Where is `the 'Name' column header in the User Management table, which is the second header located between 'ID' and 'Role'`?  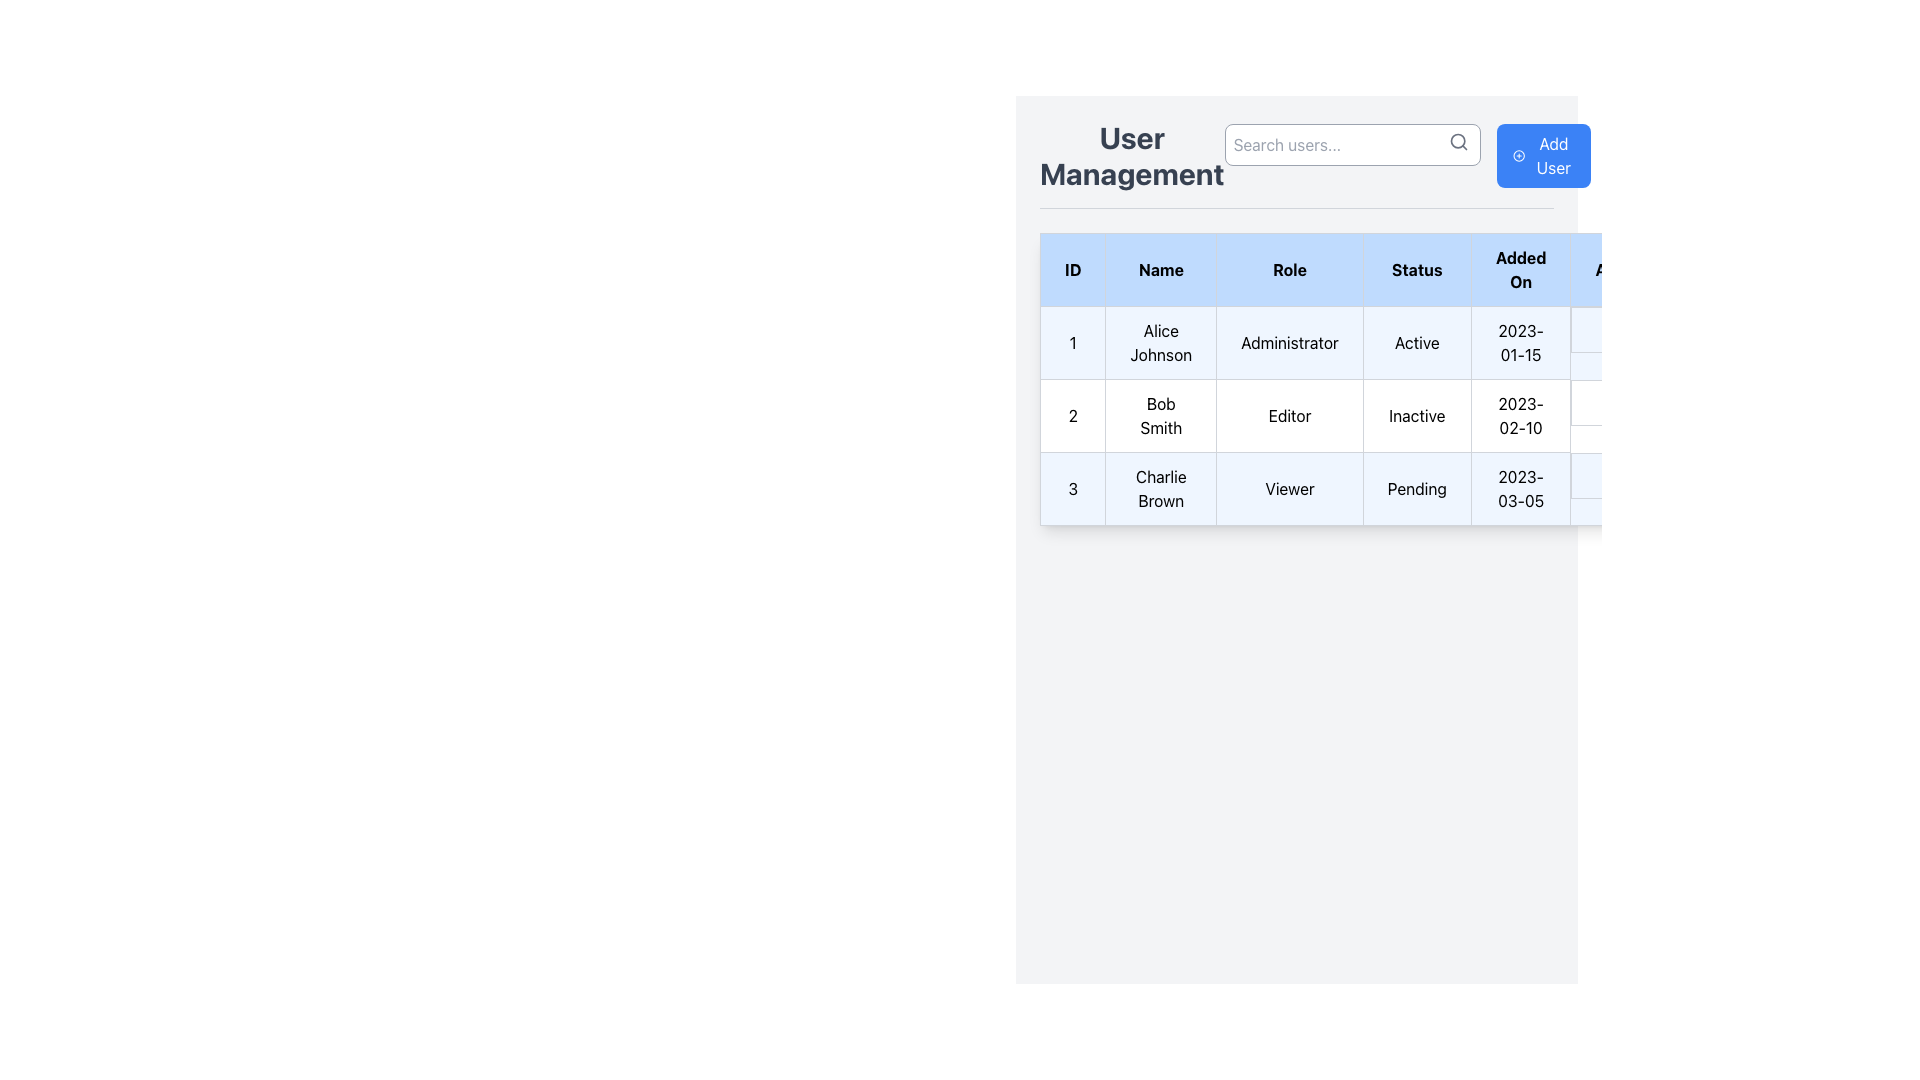
the 'Name' column header in the User Management table, which is the second header located between 'ID' and 'Role' is located at coordinates (1161, 270).